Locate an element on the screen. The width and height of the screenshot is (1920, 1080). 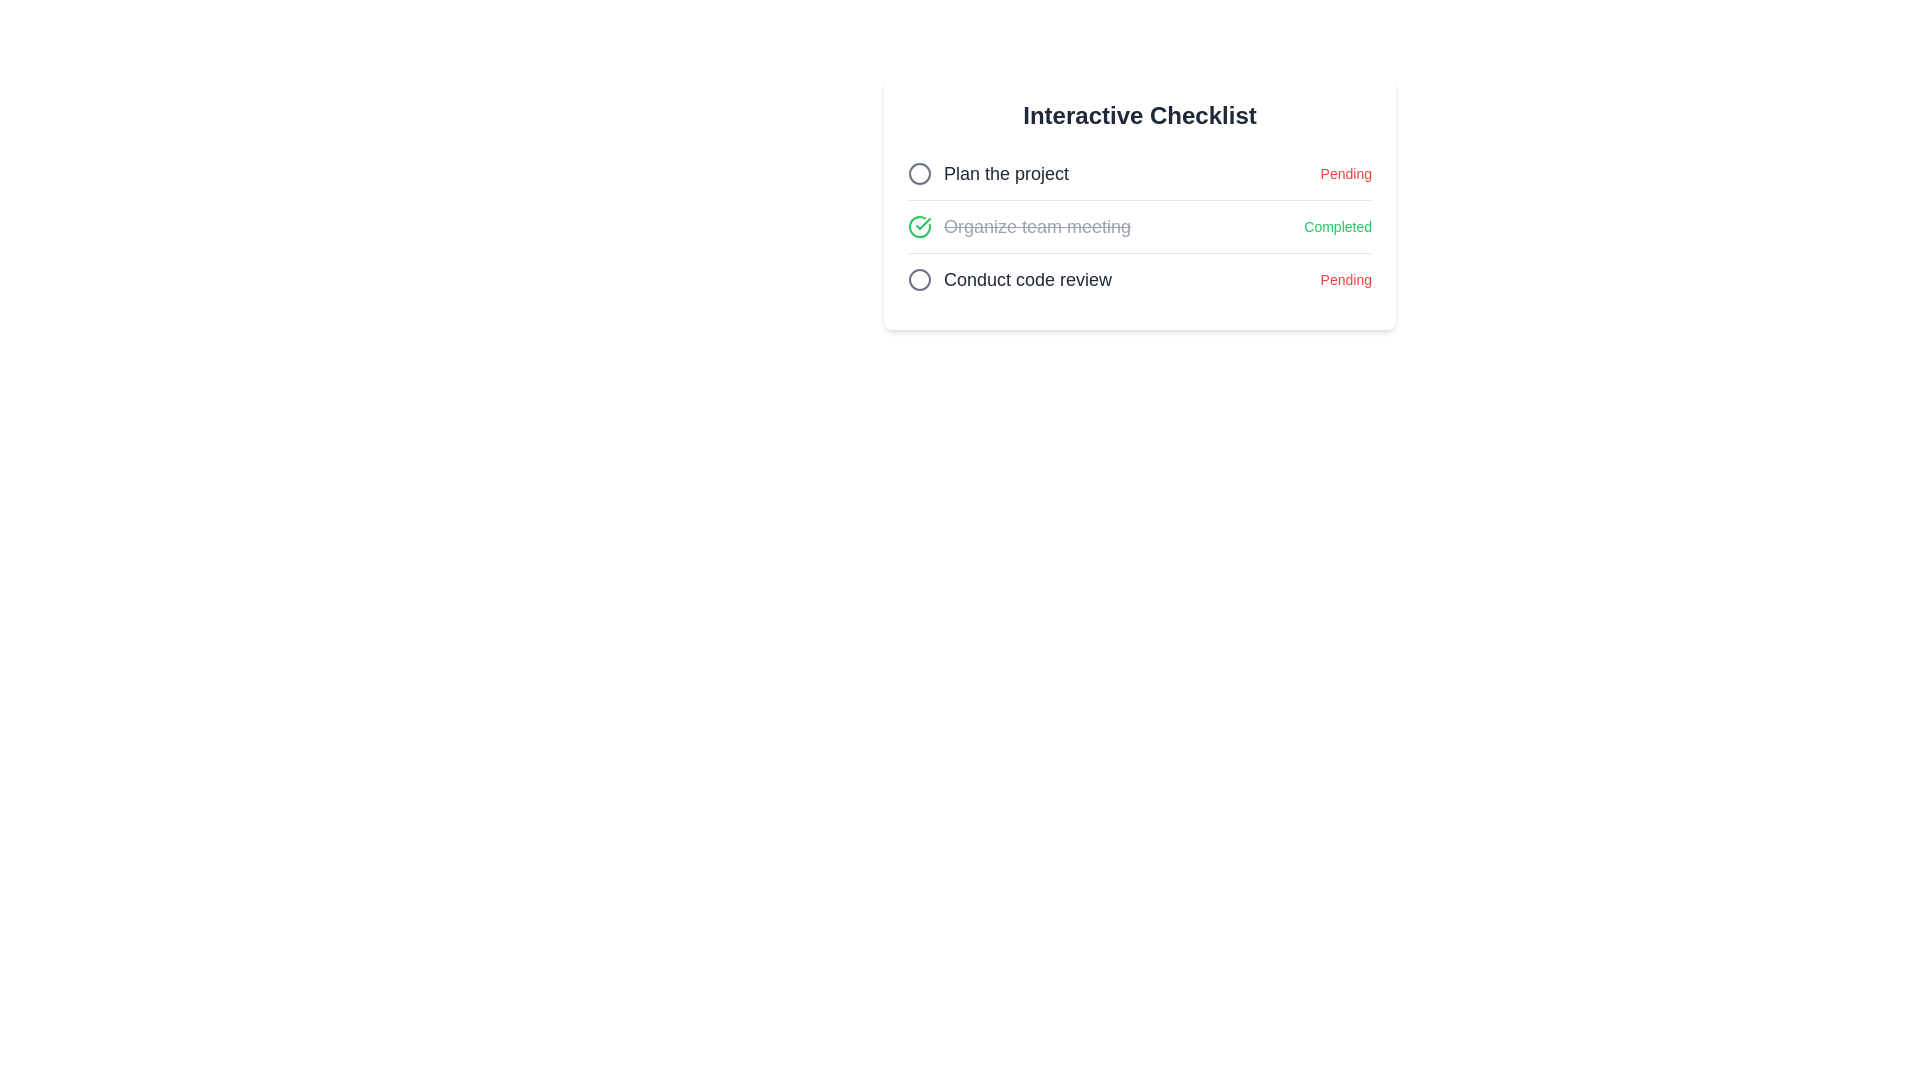
the circular icon representing the third item in the checklist labeled 'Conduct code review' is located at coordinates (919, 280).